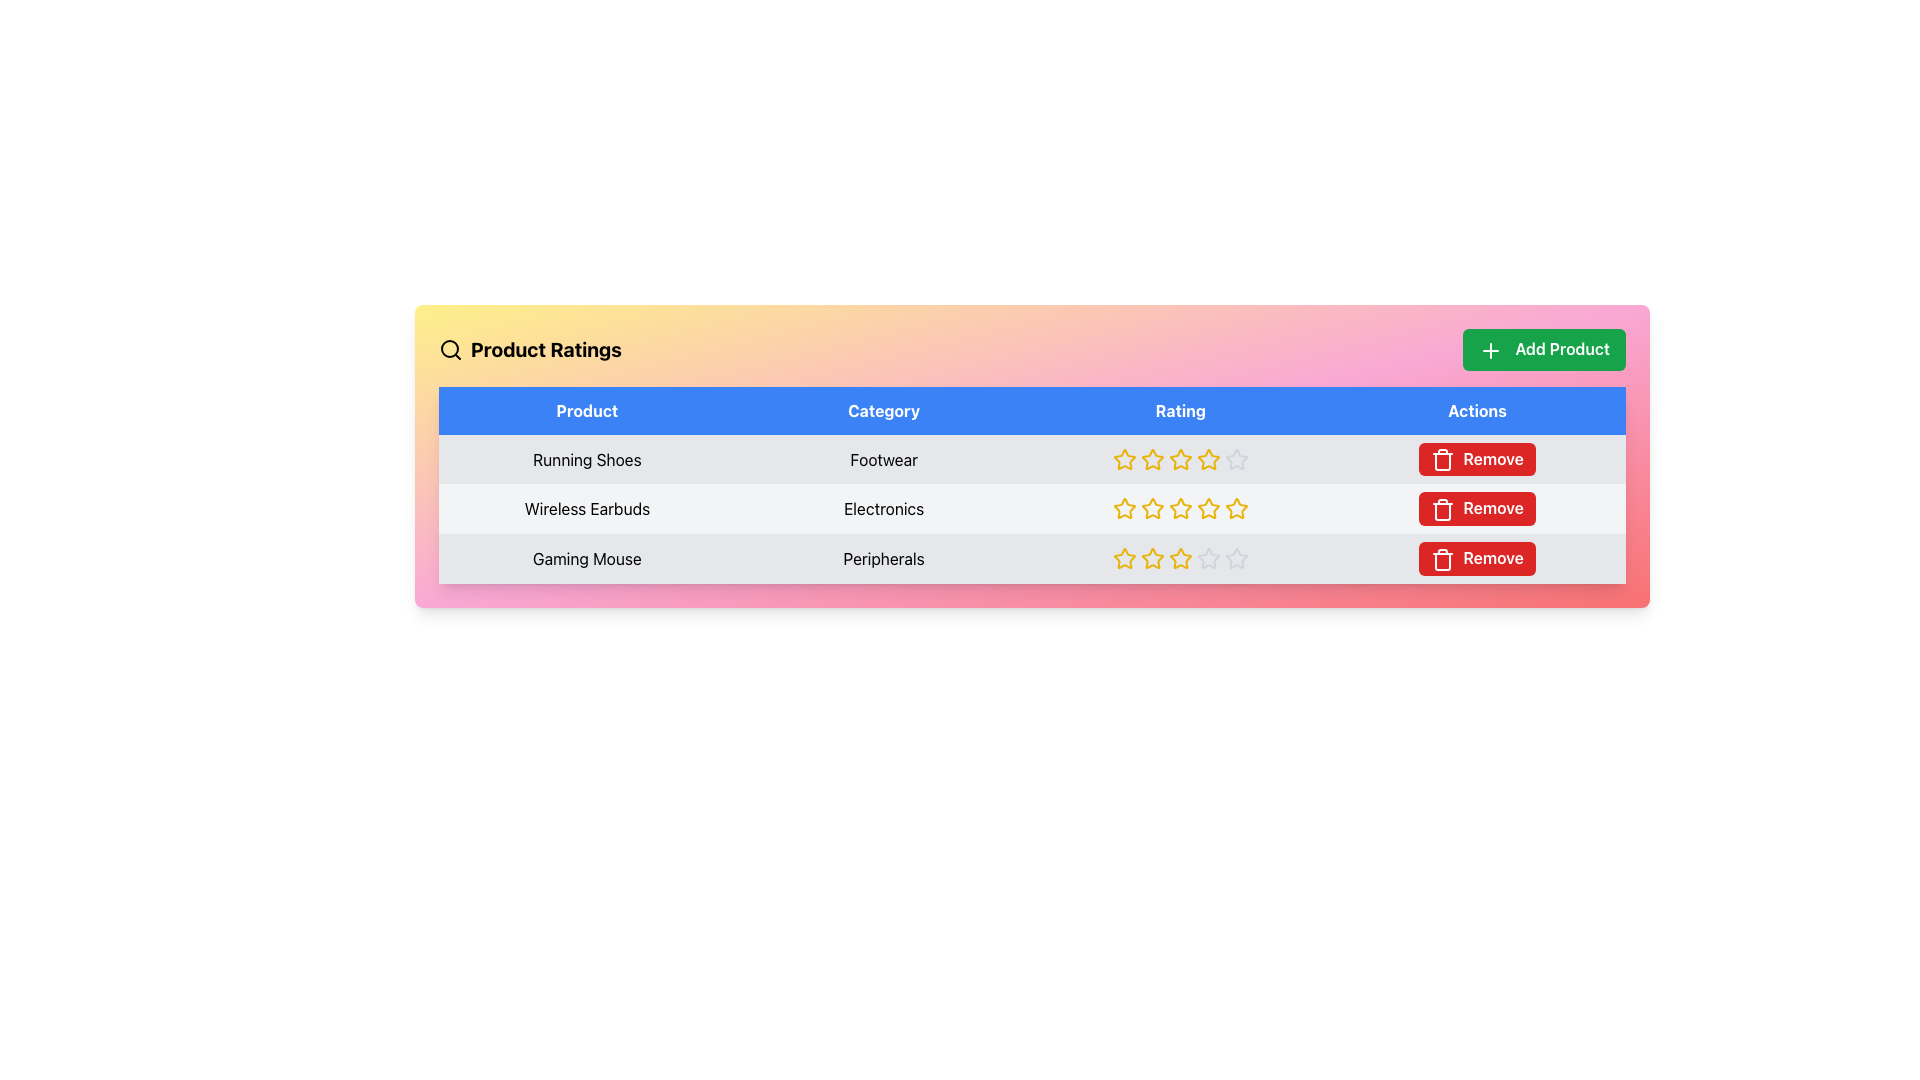  I want to click on the third star in the 'Rating' column of the 'Wireless Earbuds' row, so click(1152, 508).